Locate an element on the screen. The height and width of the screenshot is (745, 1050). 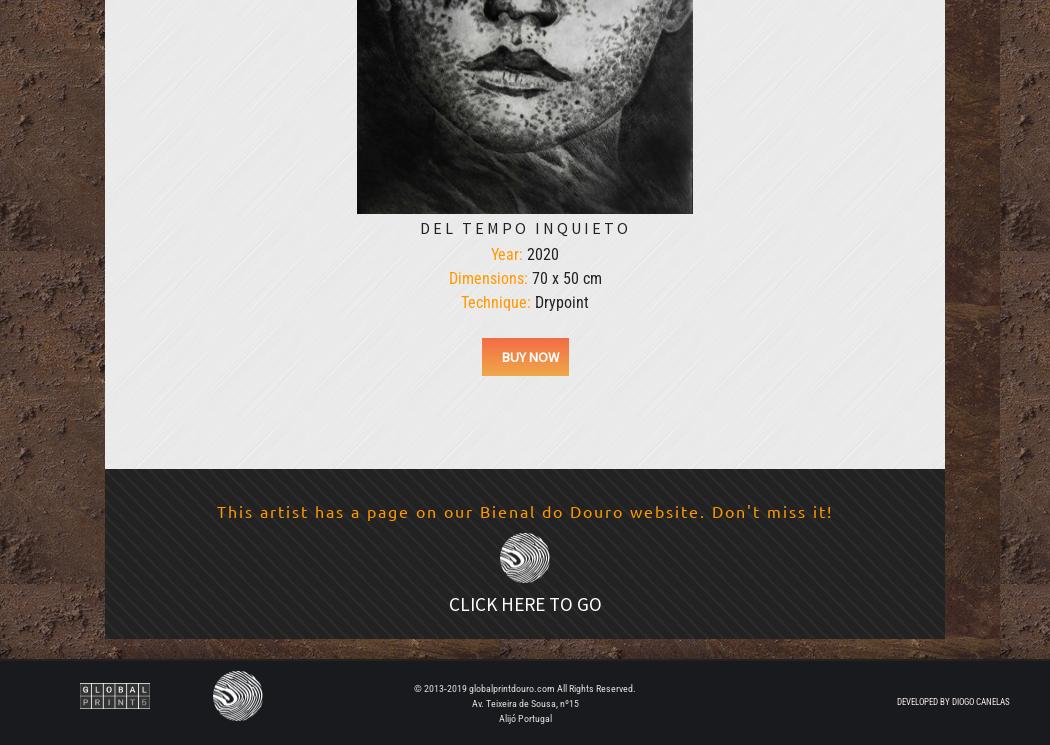
'Av. Teixeira de Sousa, nº15' is located at coordinates (523, 702).